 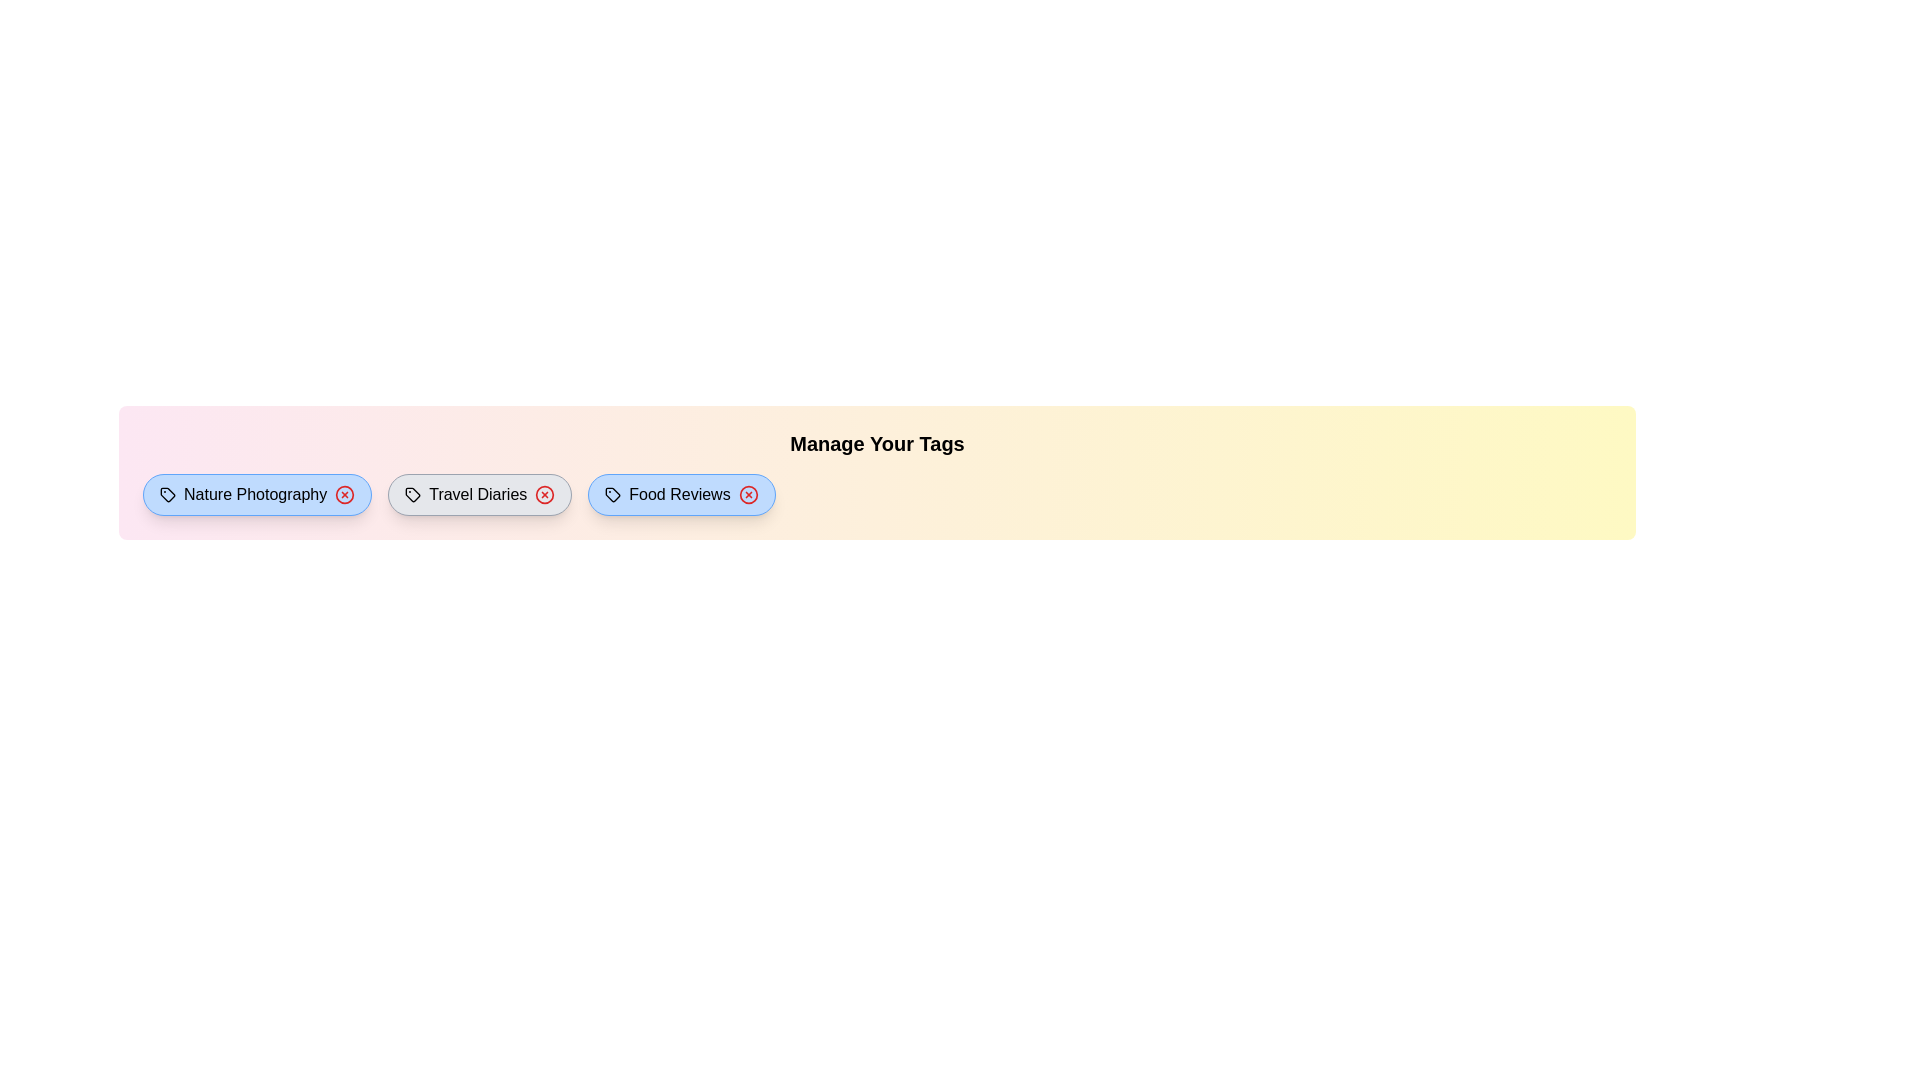 What do you see at coordinates (345, 494) in the screenshot?
I see `the tag labeled Nature Photography by clicking its close button` at bounding box center [345, 494].